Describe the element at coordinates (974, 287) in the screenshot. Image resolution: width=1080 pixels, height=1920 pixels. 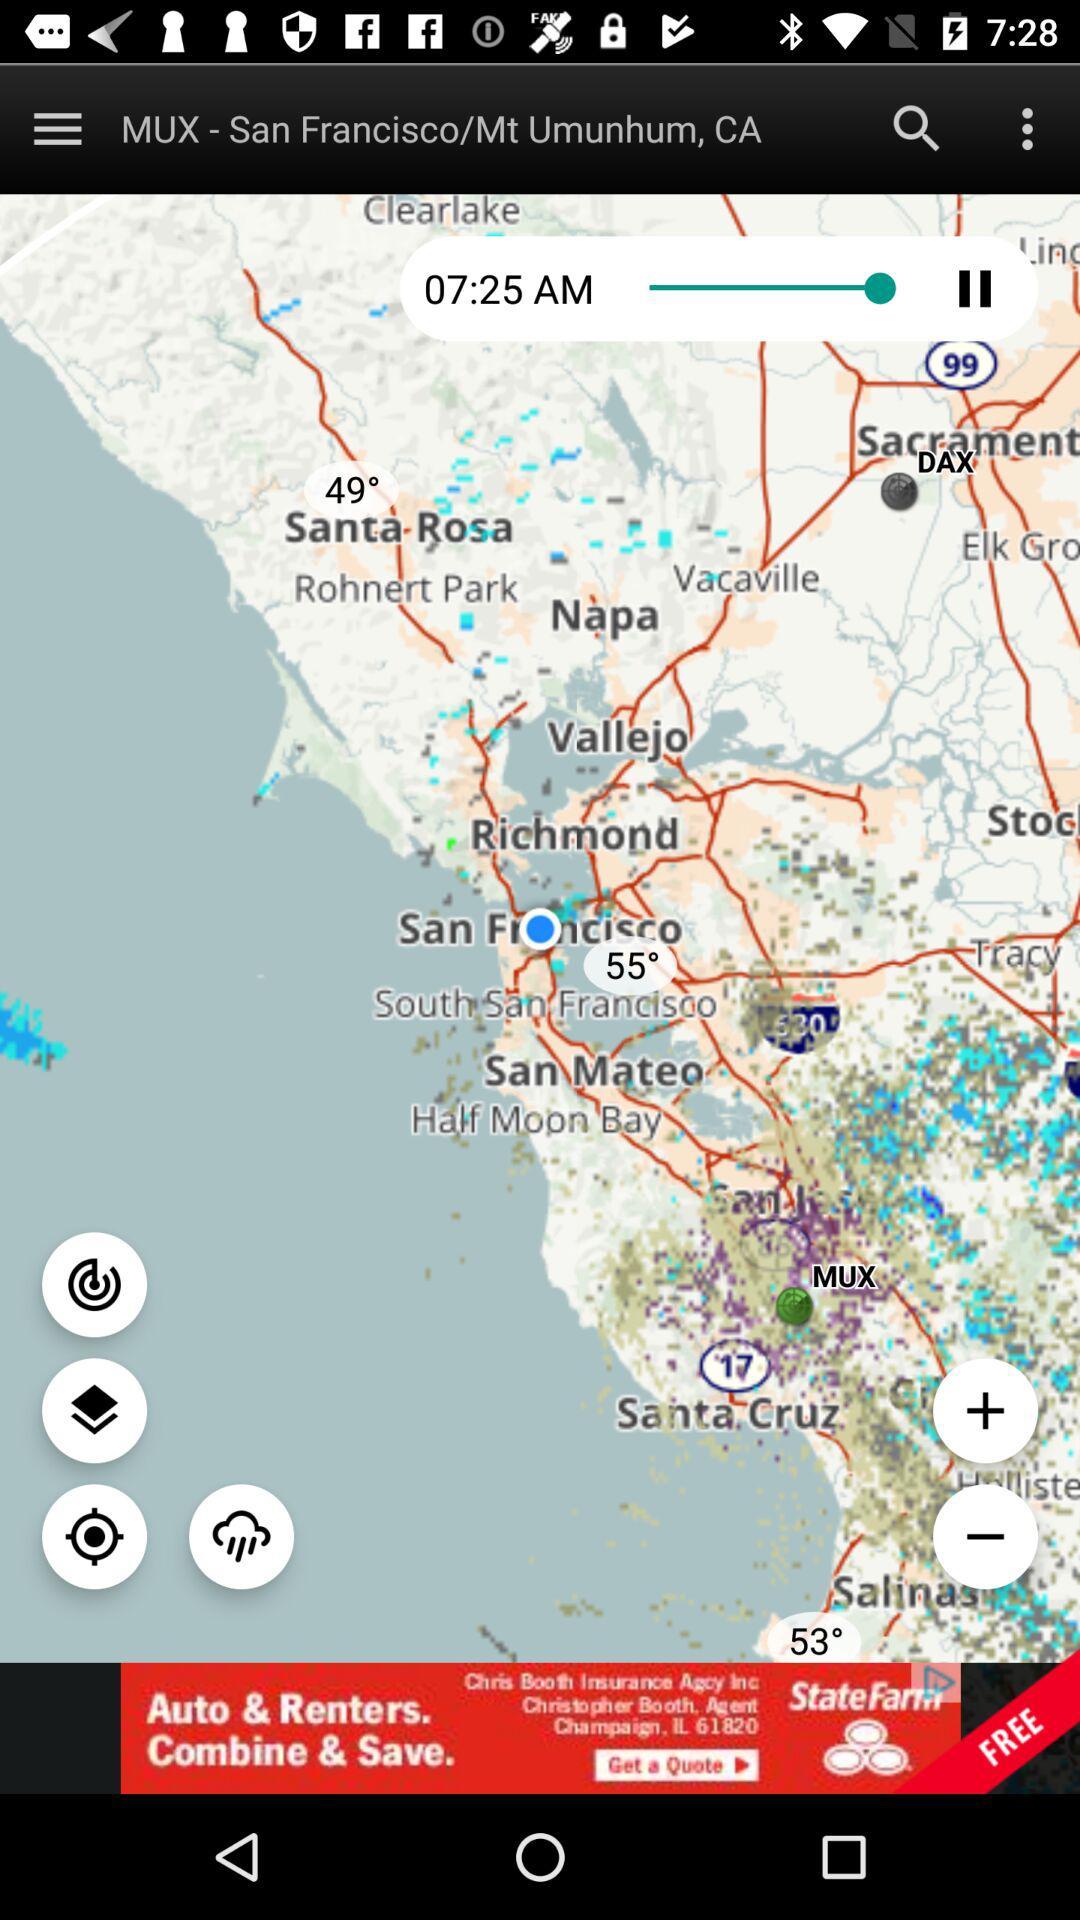
I see `pause/play button` at that location.